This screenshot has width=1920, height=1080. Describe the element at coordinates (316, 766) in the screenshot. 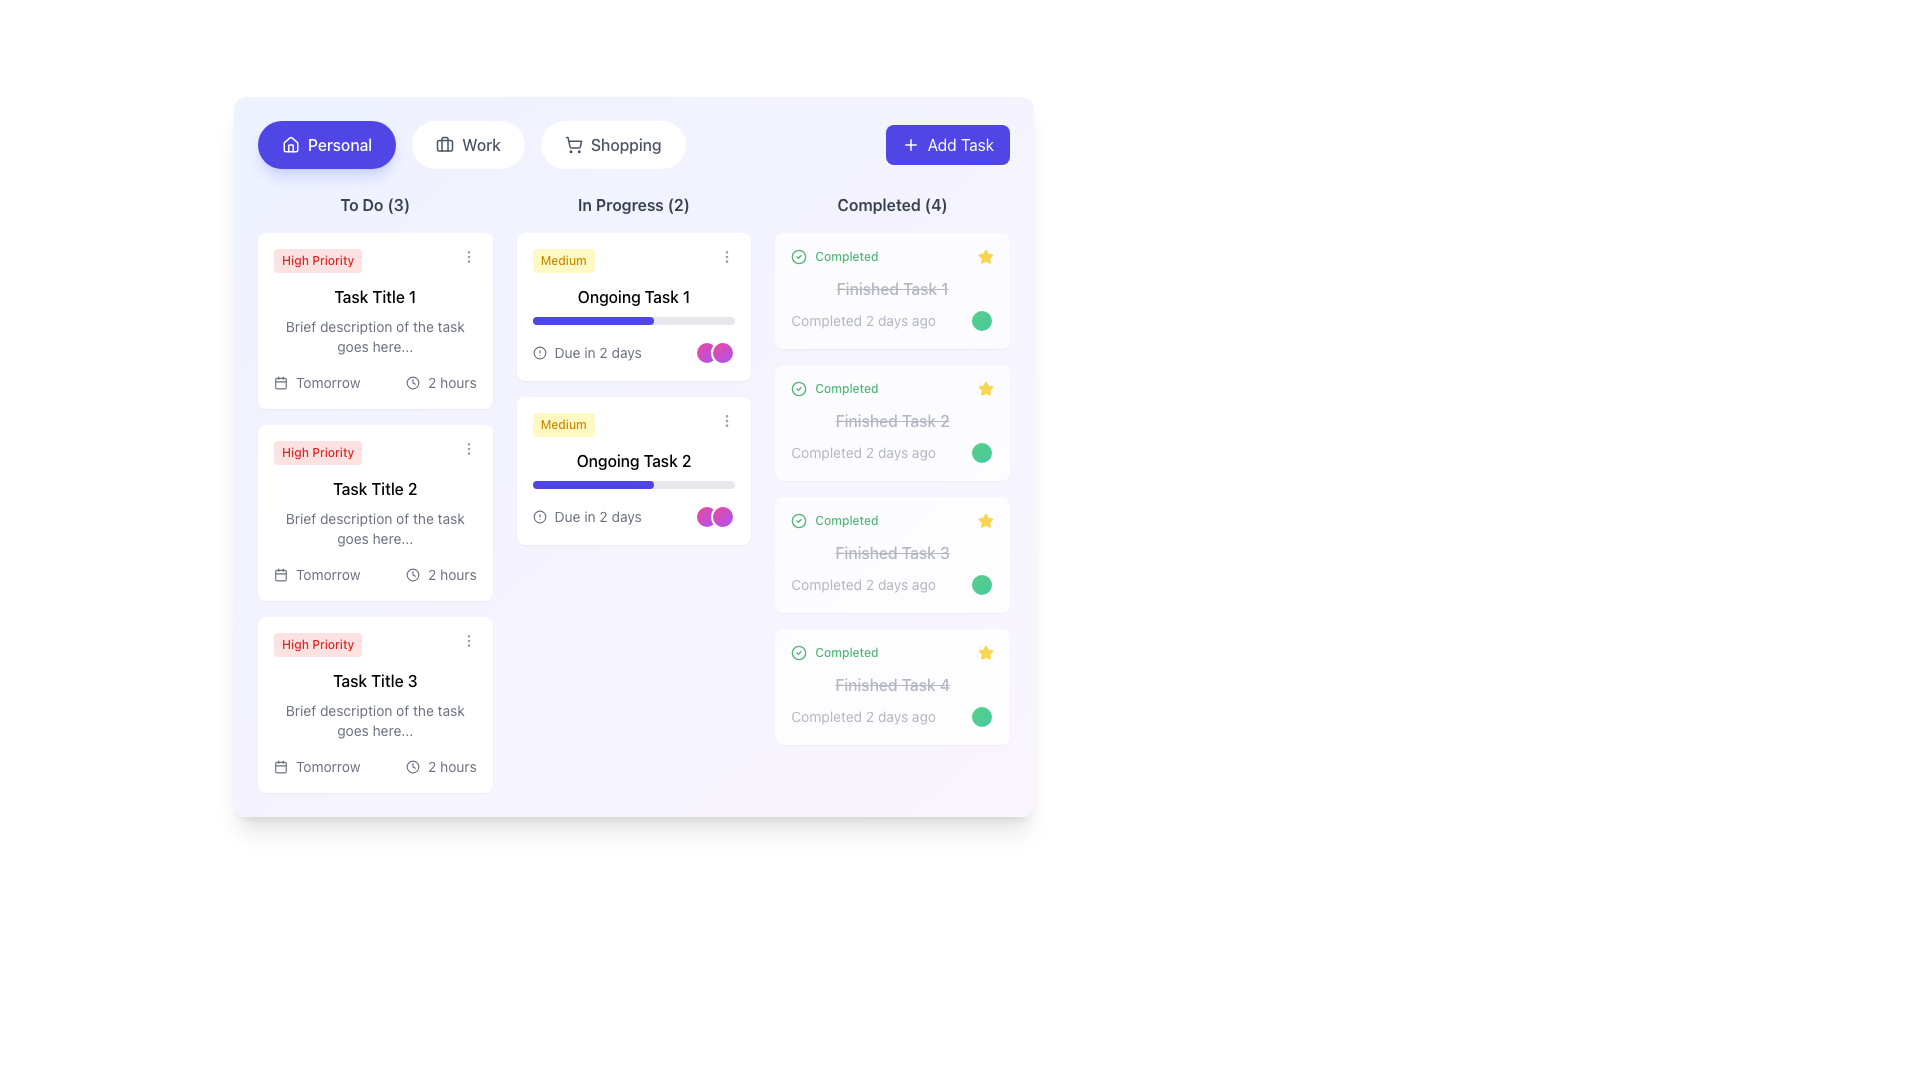

I see `the 'Tomorrow' inline label with the calendar icon located at the bottom left corner of the 'Task Title 3' card in the 'To Do' list section` at that location.